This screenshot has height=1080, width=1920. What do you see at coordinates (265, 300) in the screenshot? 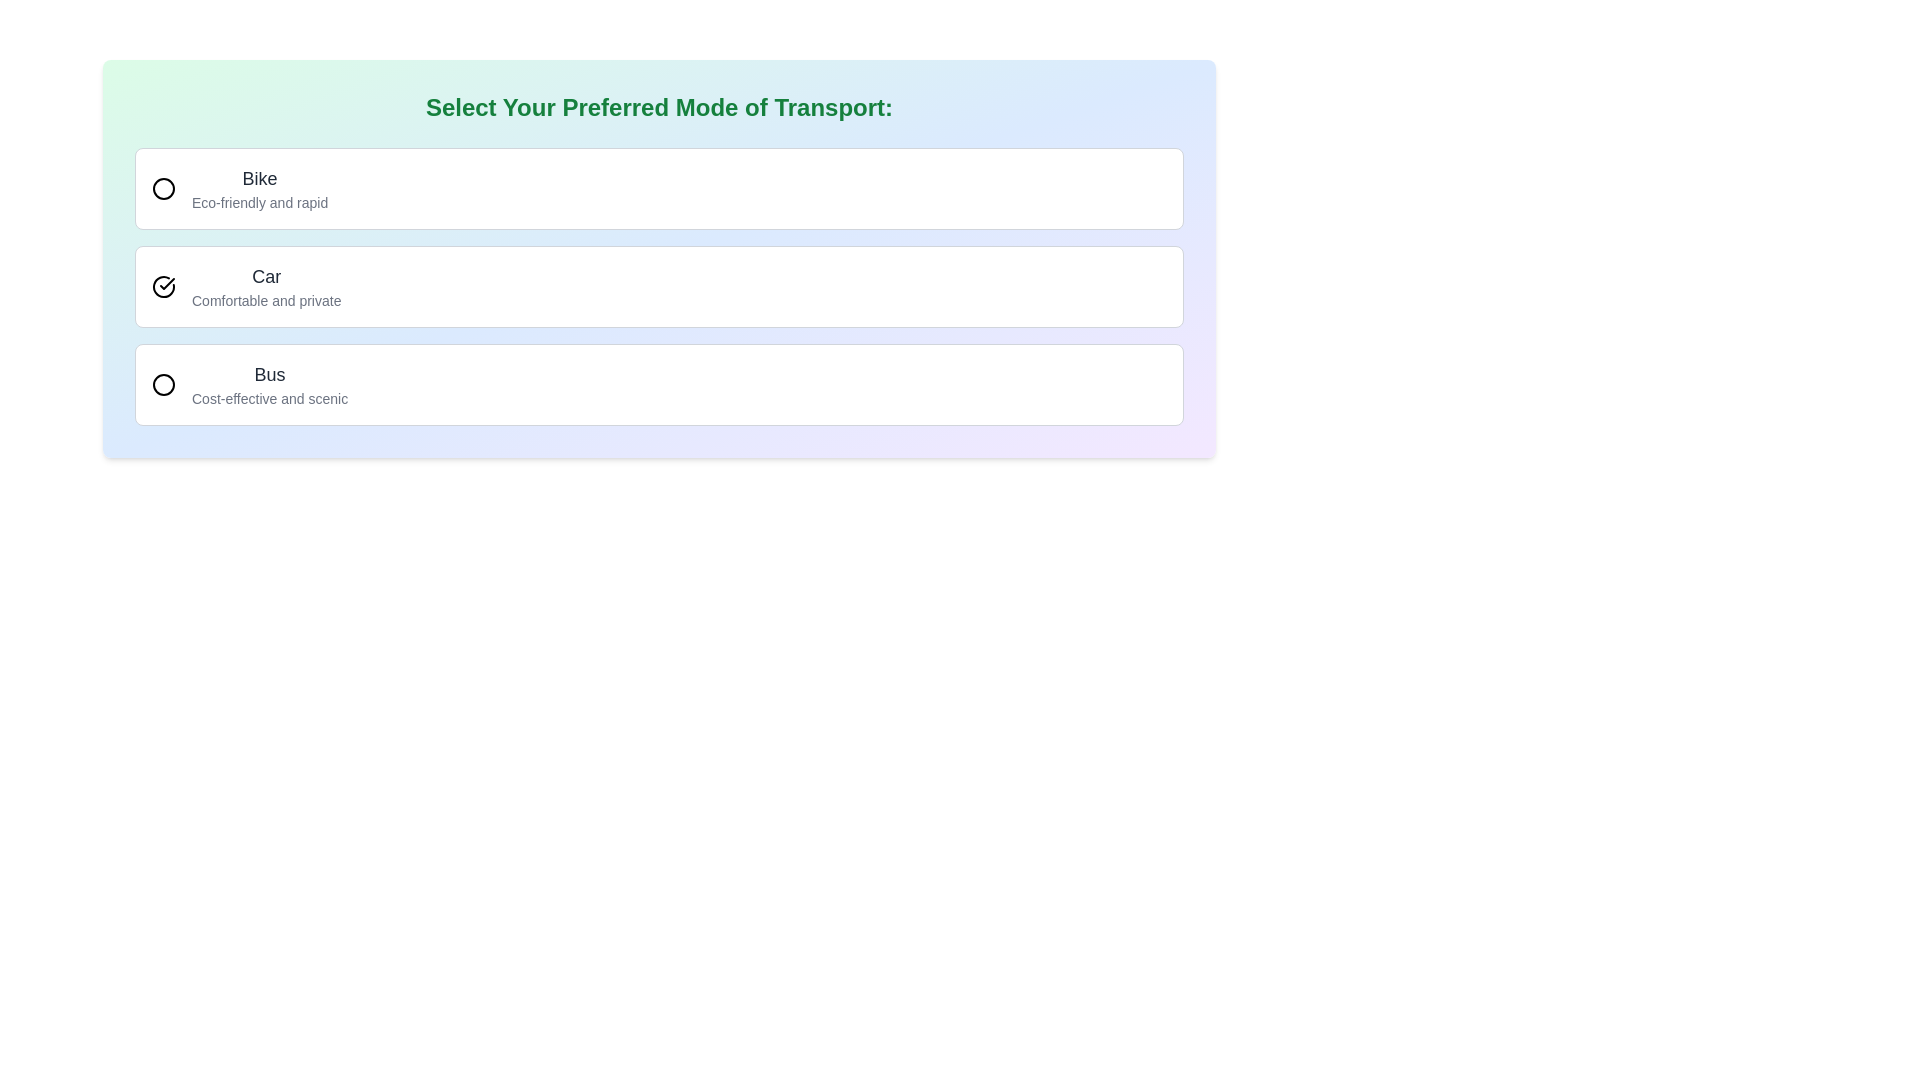
I see `the text label that provides additional information about the 'Car' selection option, located directly below the 'Car' text in the second selectable option of the list` at bounding box center [265, 300].